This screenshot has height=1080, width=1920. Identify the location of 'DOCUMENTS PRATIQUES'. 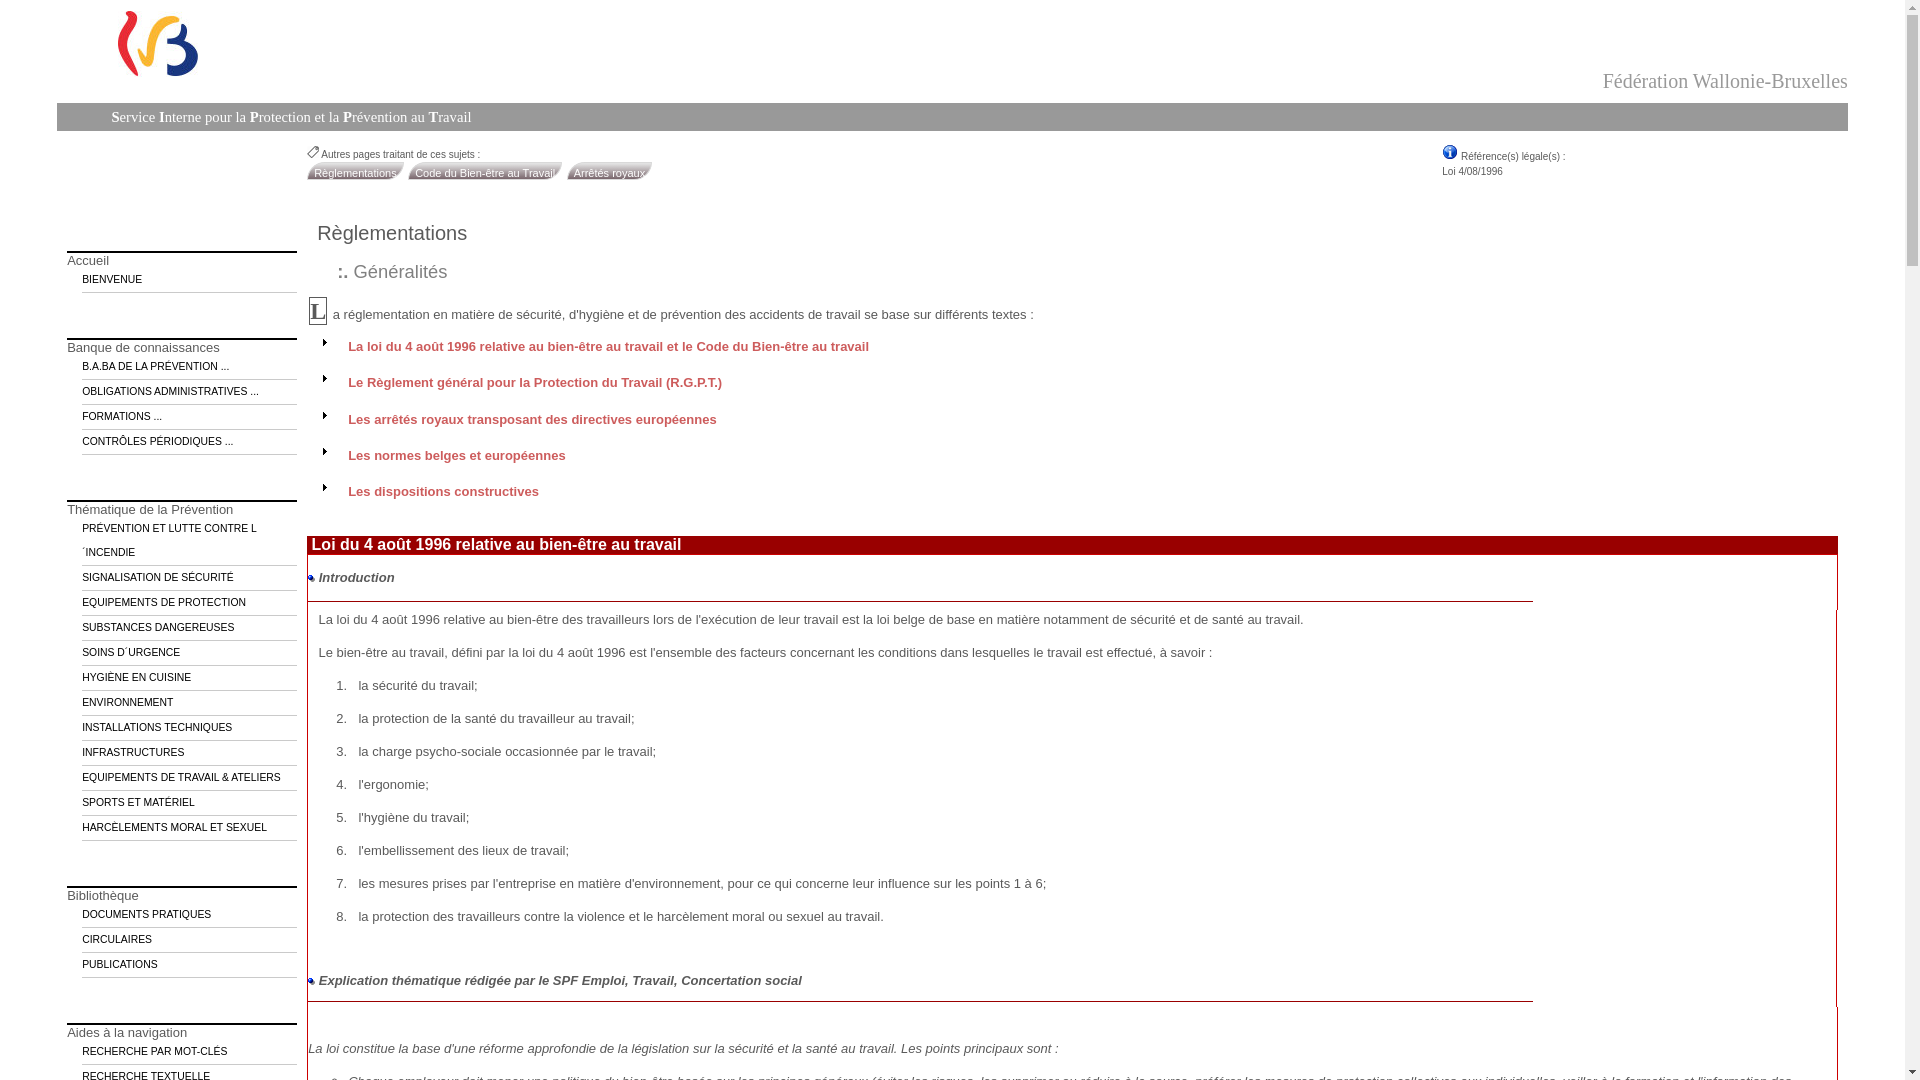
(182, 915).